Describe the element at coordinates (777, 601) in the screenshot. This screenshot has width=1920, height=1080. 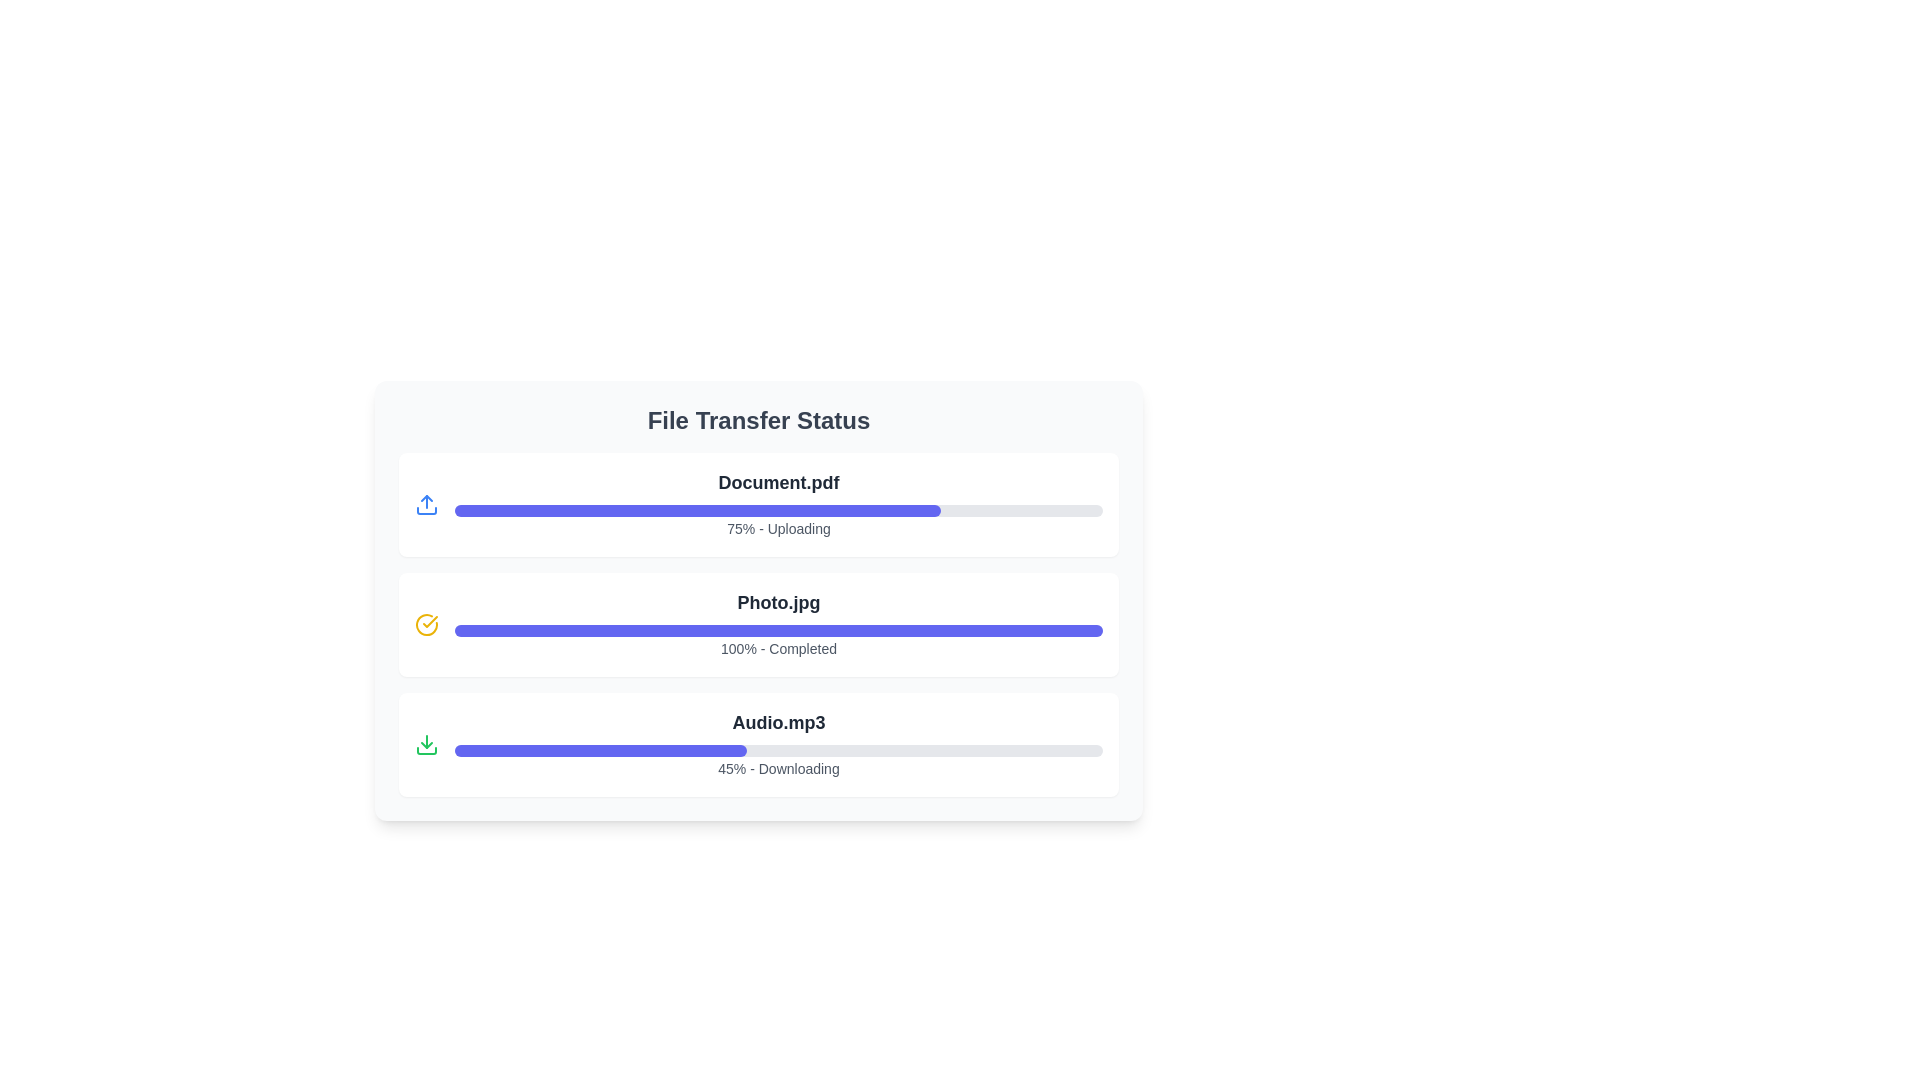
I see `the static text displaying the name of the file in the second section of the file transfer list, which is positioned above the progress bar and the '100% - Completed' text` at that location.